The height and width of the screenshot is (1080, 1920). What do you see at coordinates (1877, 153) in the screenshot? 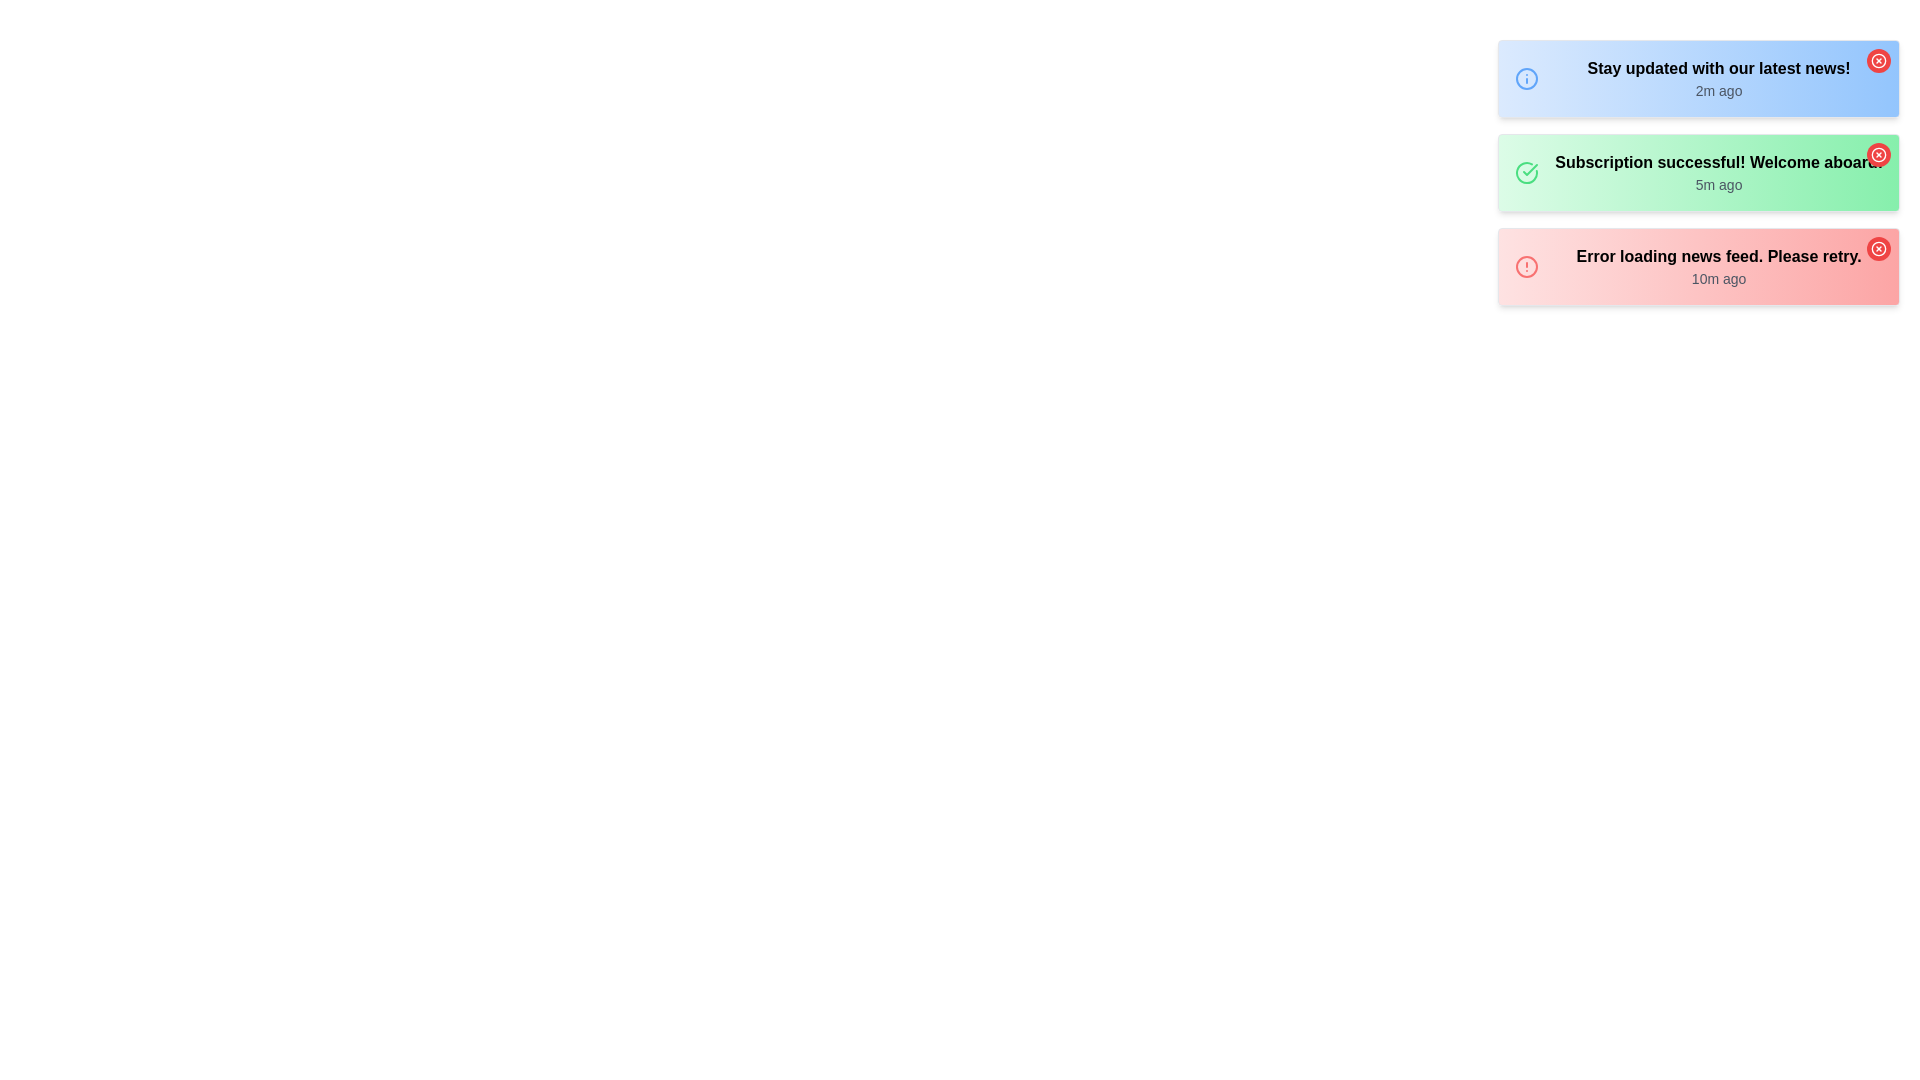
I see `the circular close button with an 'X' icon located at the top-right corner of the notification card` at bounding box center [1877, 153].